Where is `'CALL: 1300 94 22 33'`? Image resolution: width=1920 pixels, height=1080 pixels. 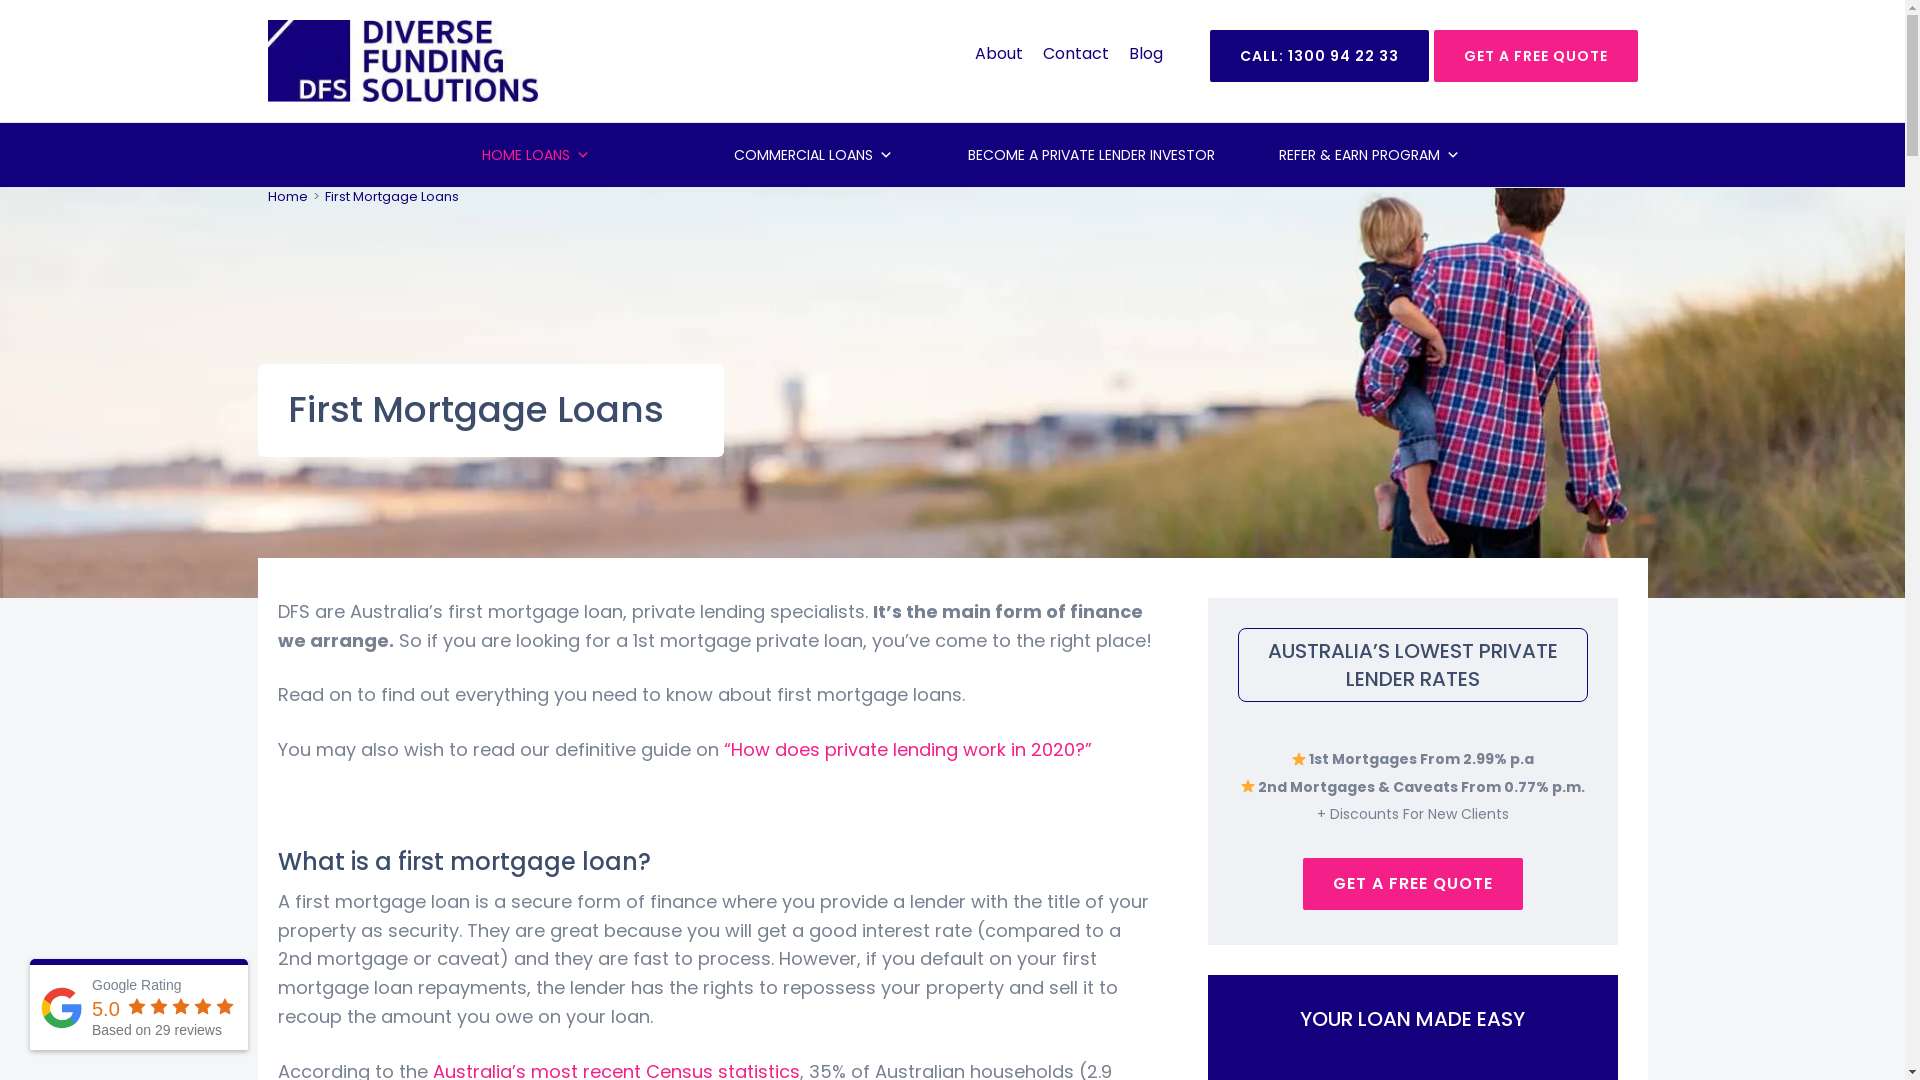
'CALL: 1300 94 22 33' is located at coordinates (1319, 55).